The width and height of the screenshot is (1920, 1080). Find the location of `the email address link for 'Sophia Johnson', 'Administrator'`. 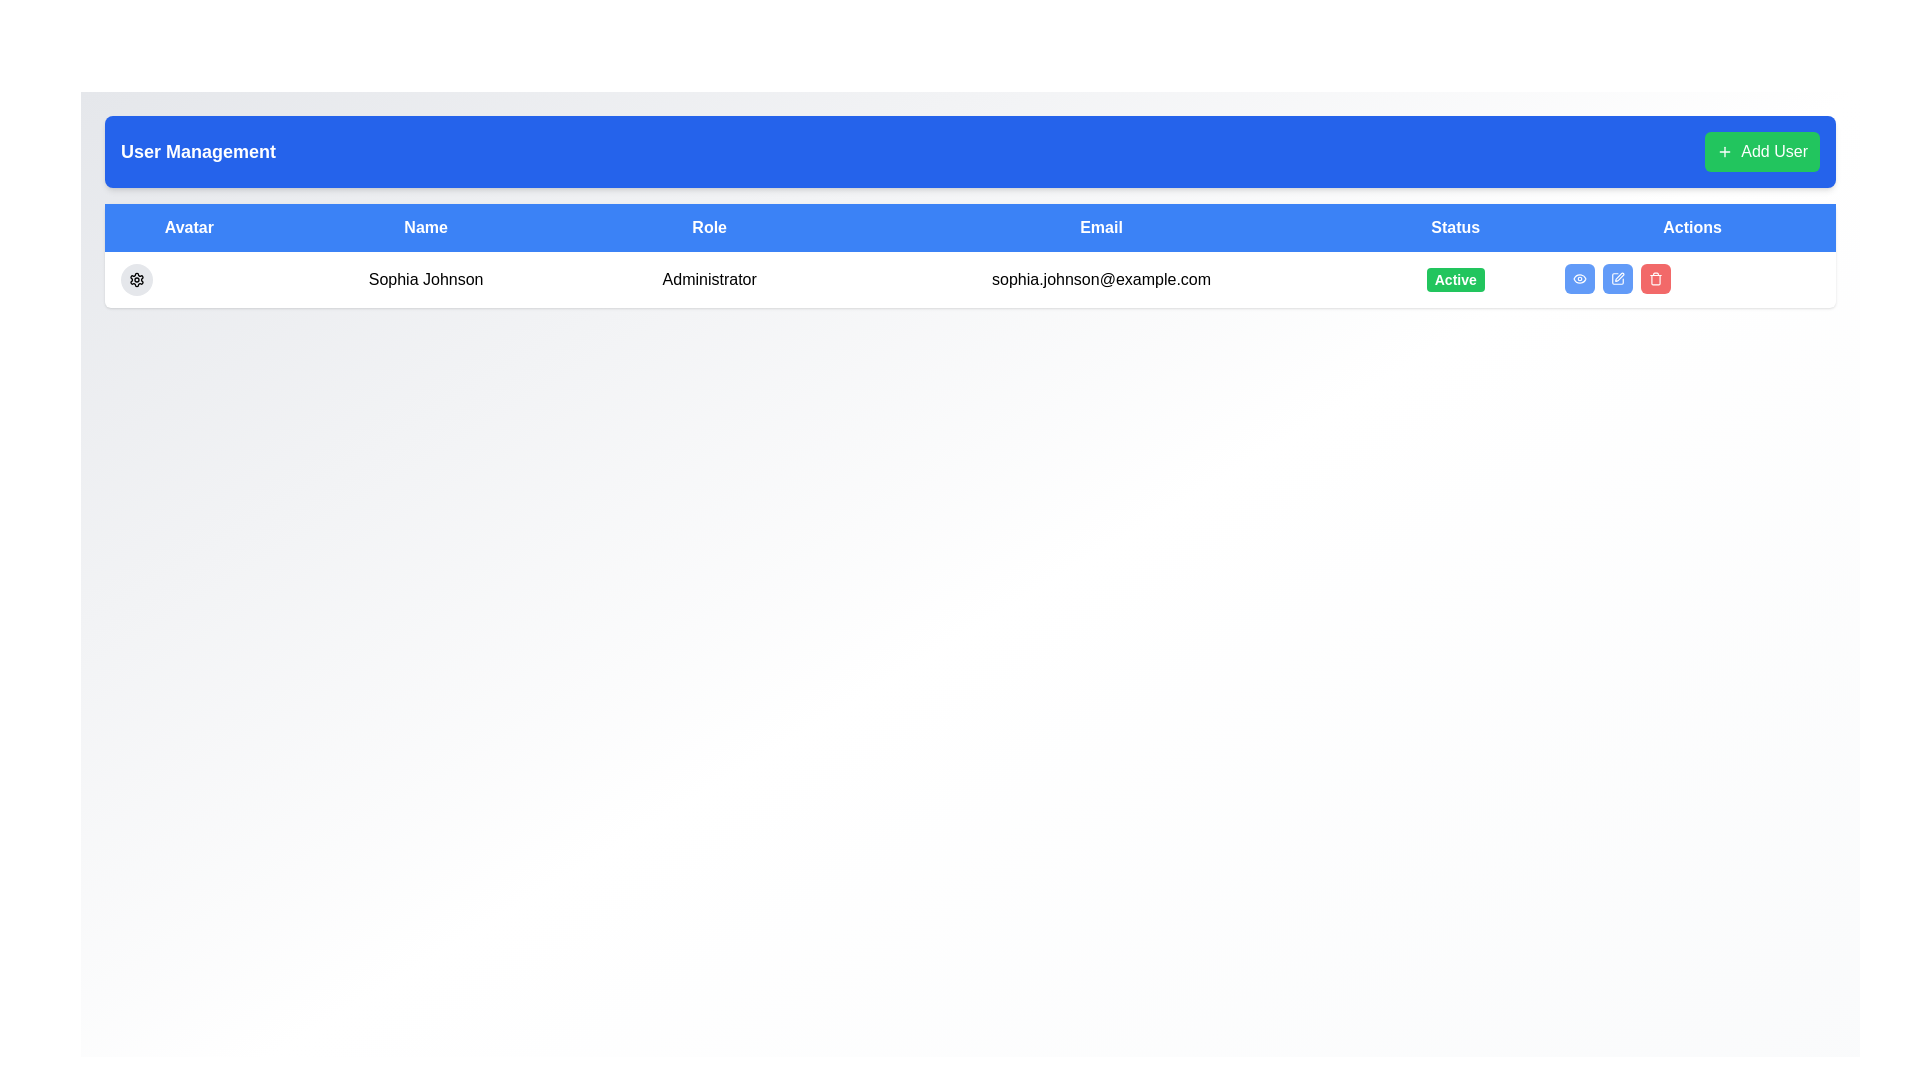

the email address link for 'Sophia Johnson', 'Administrator' is located at coordinates (1100, 280).